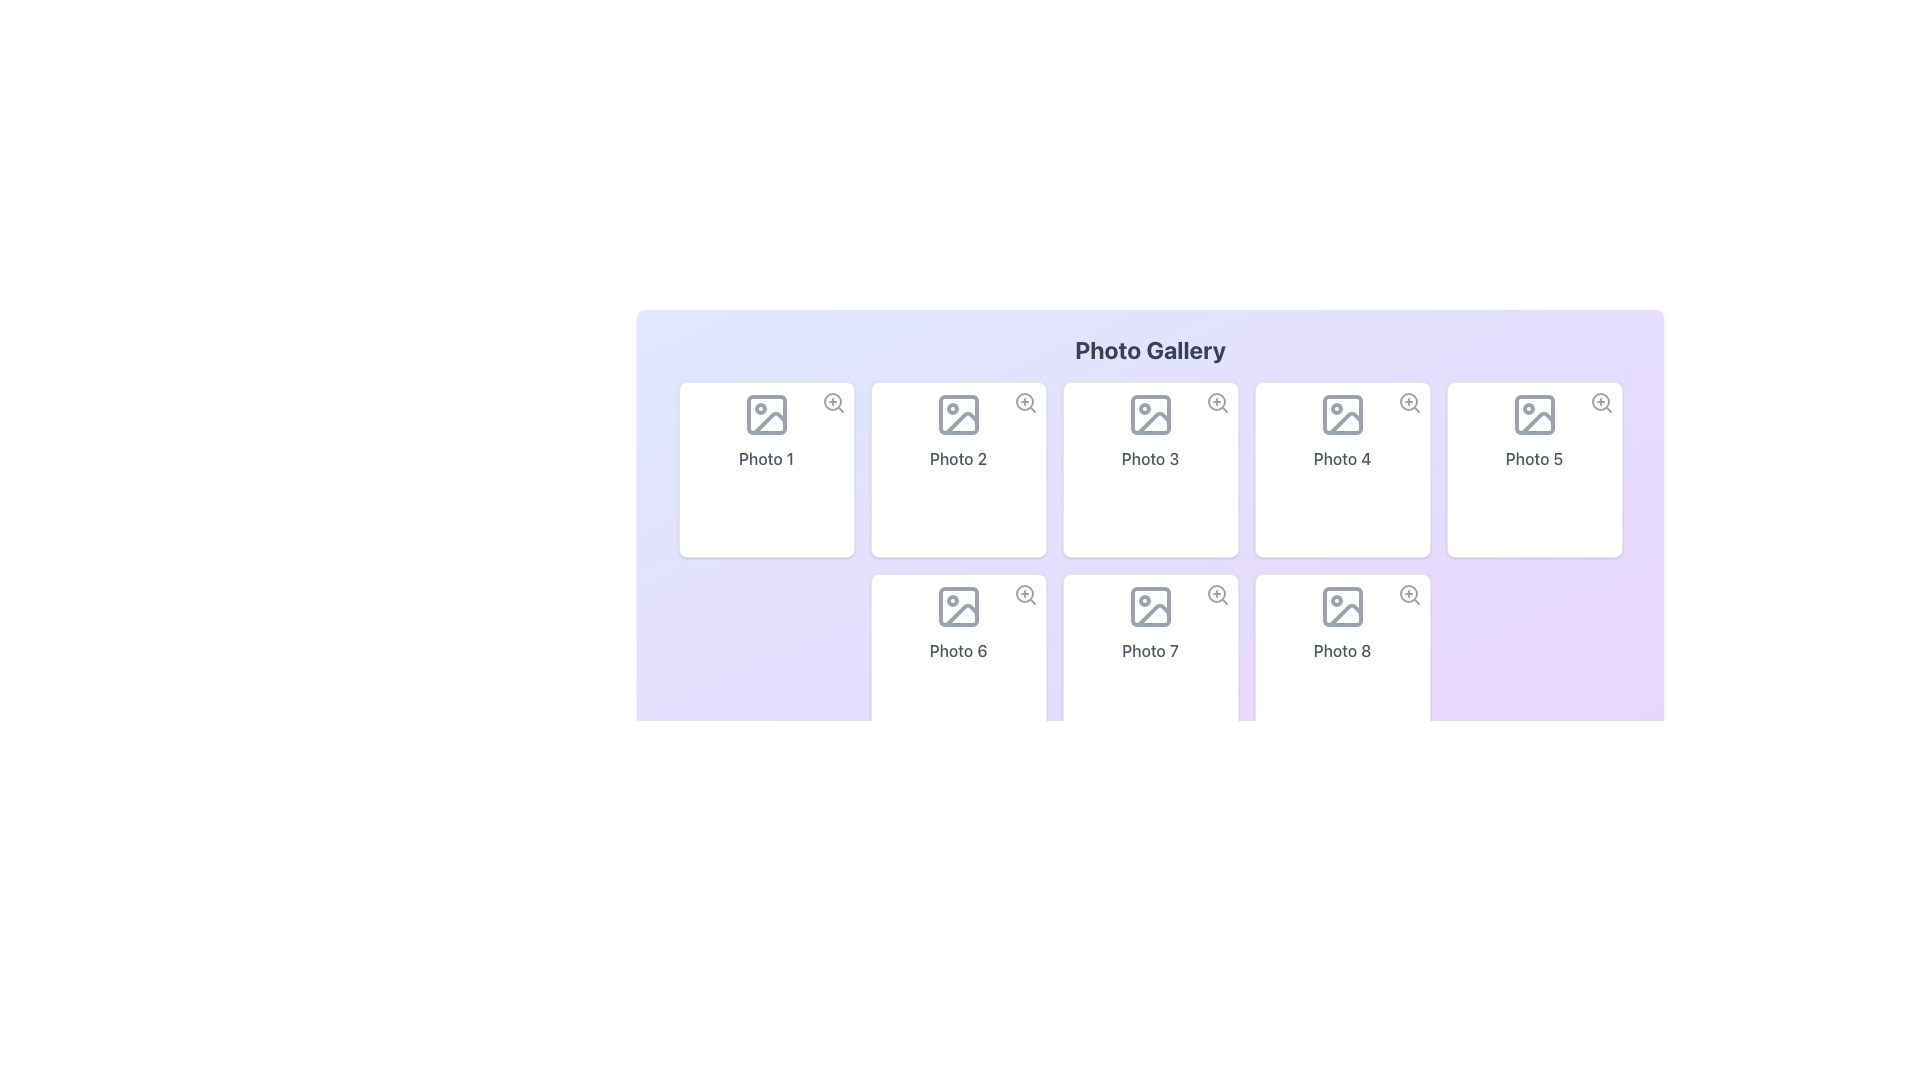 This screenshot has width=1920, height=1080. I want to click on the descriptive text label for 'Photo 6' located at the bottom-center of the sixth card in the grid layout, so click(957, 651).